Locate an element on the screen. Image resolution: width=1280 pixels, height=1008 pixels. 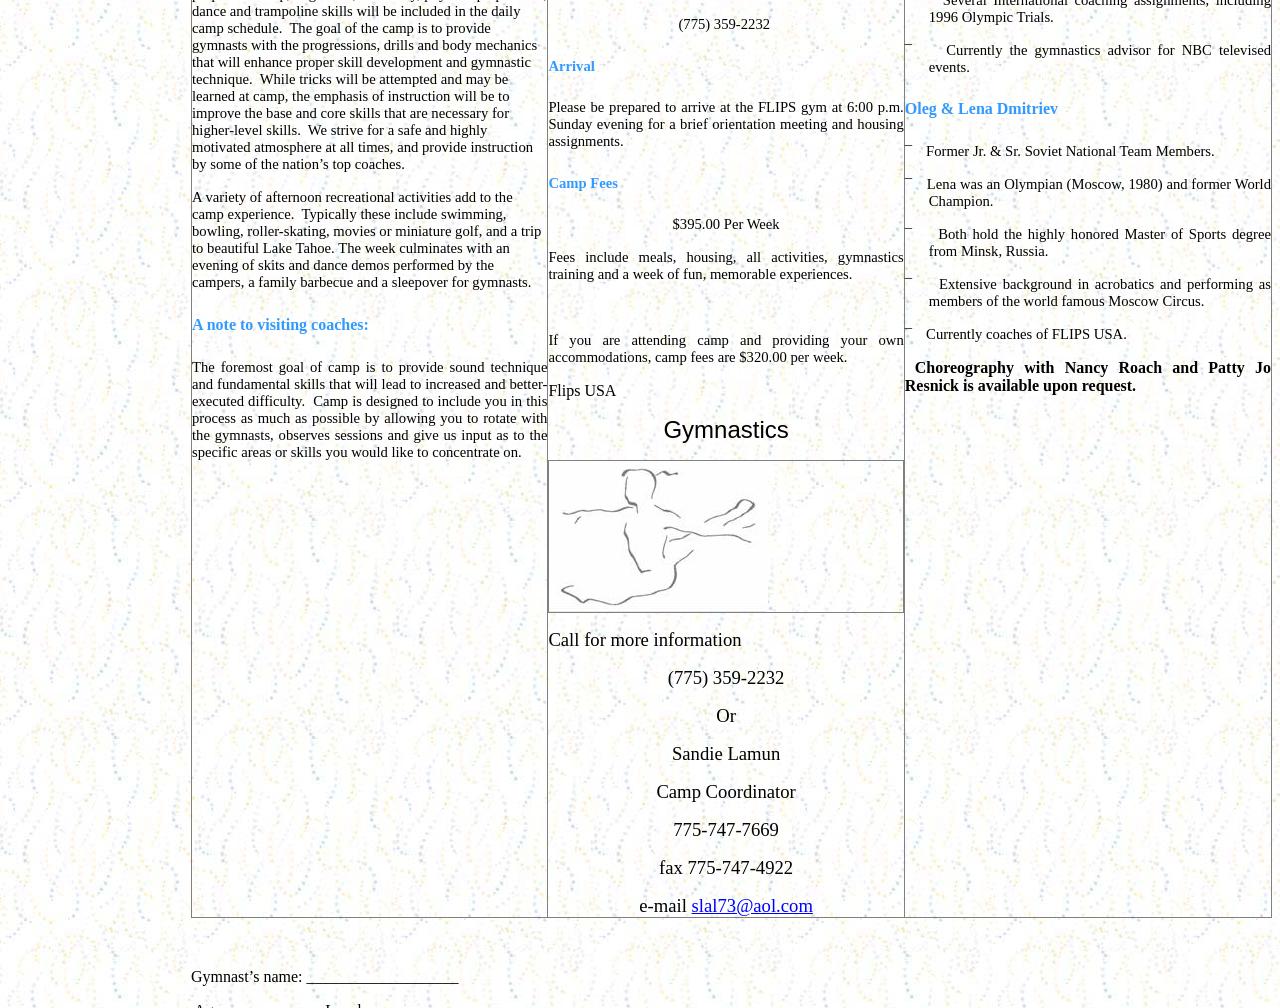
'Oleg & Lena Dmitriev' is located at coordinates (980, 108).